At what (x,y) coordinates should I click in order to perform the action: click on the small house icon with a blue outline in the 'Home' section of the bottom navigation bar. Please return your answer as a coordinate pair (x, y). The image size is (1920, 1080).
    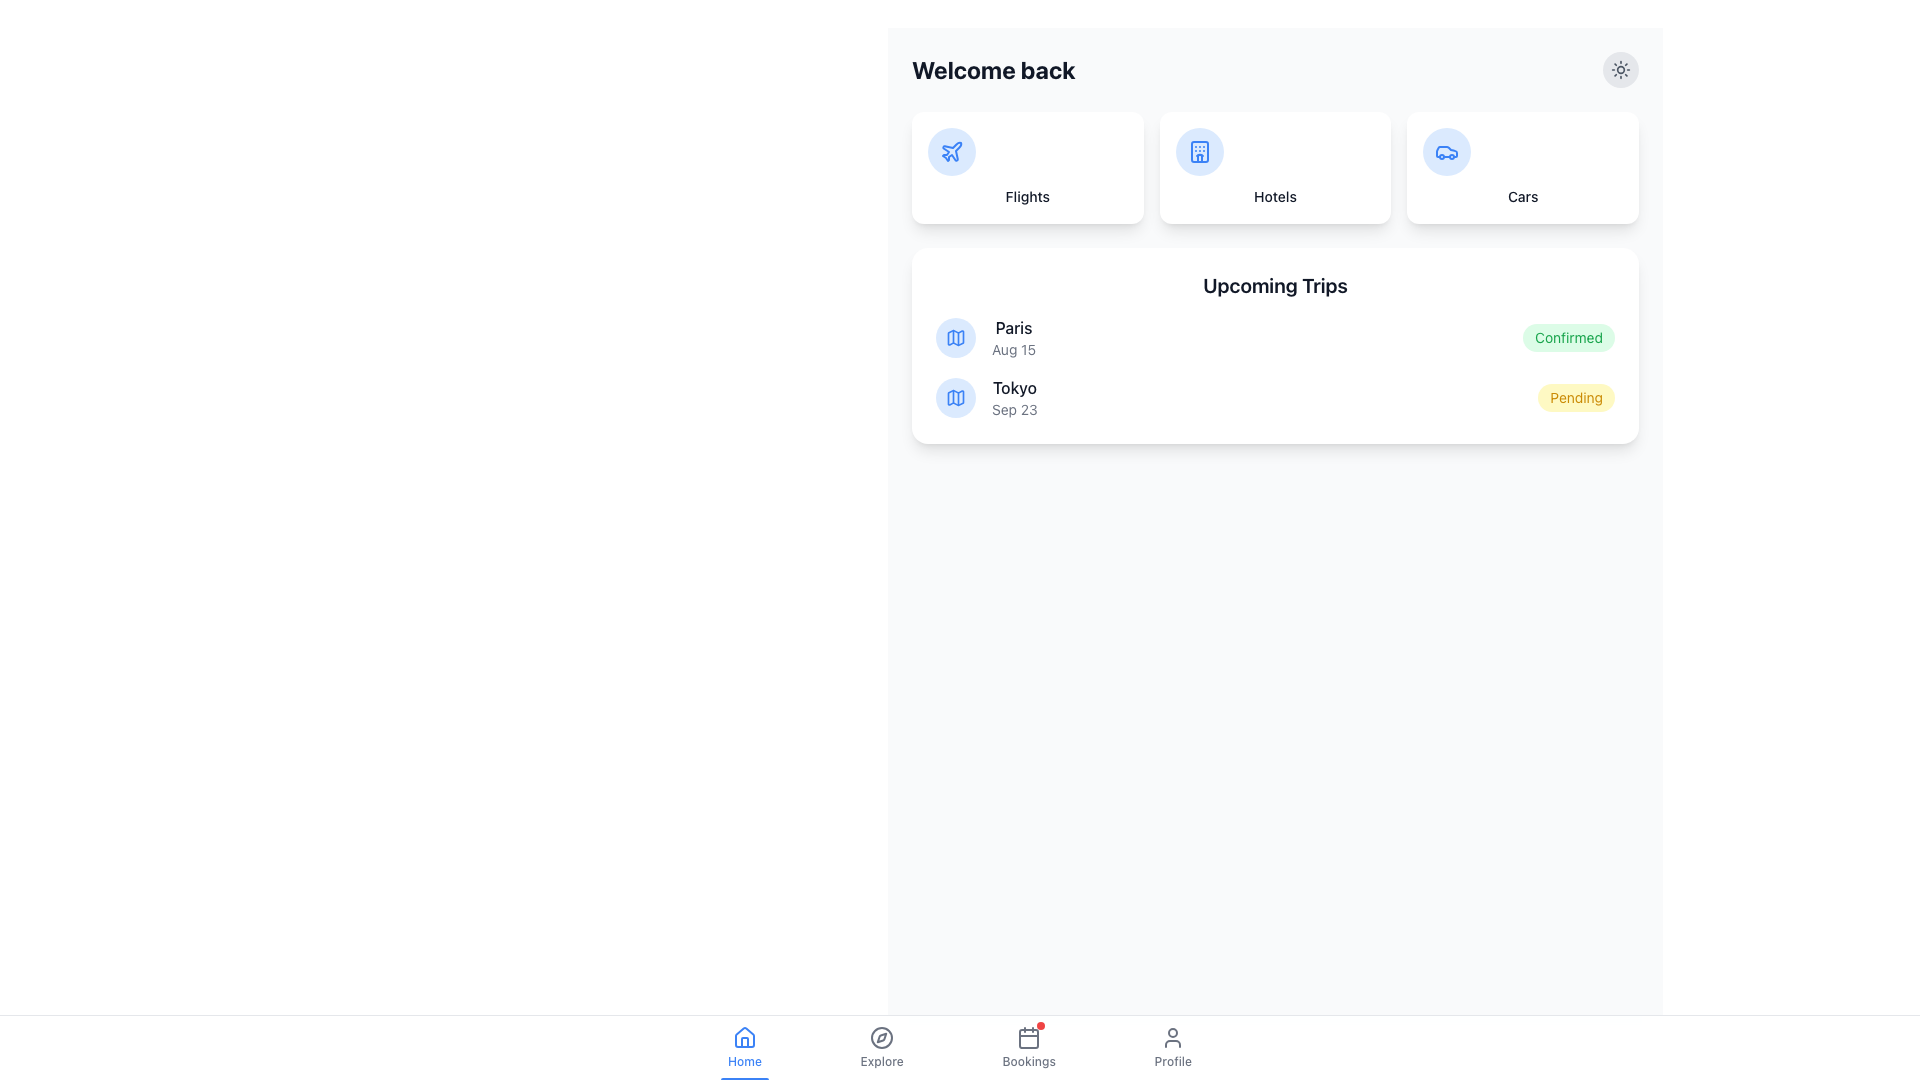
    Looking at the image, I should click on (743, 1036).